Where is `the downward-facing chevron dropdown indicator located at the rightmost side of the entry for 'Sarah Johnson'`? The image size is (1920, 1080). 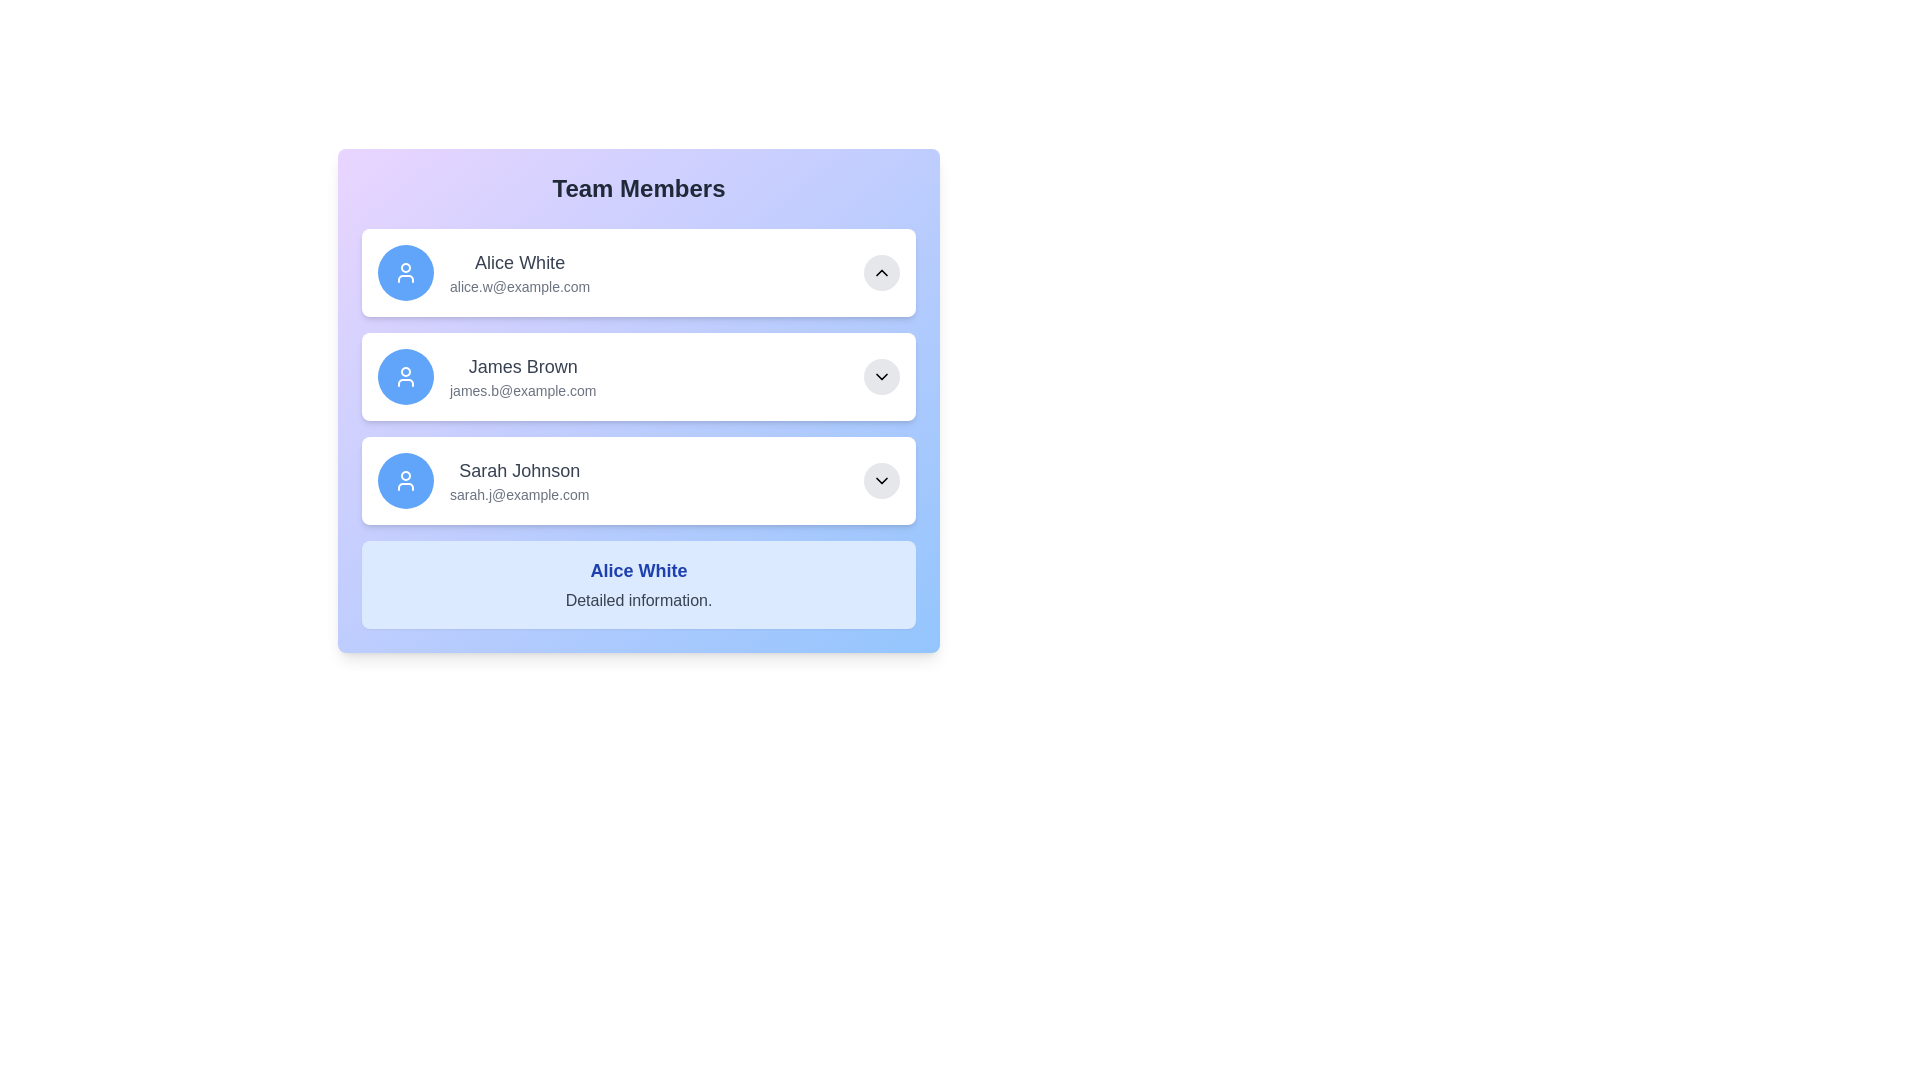 the downward-facing chevron dropdown indicator located at the rightmost side of the entry for 'Sarah Johnson' is located at coordinates (881, 481).